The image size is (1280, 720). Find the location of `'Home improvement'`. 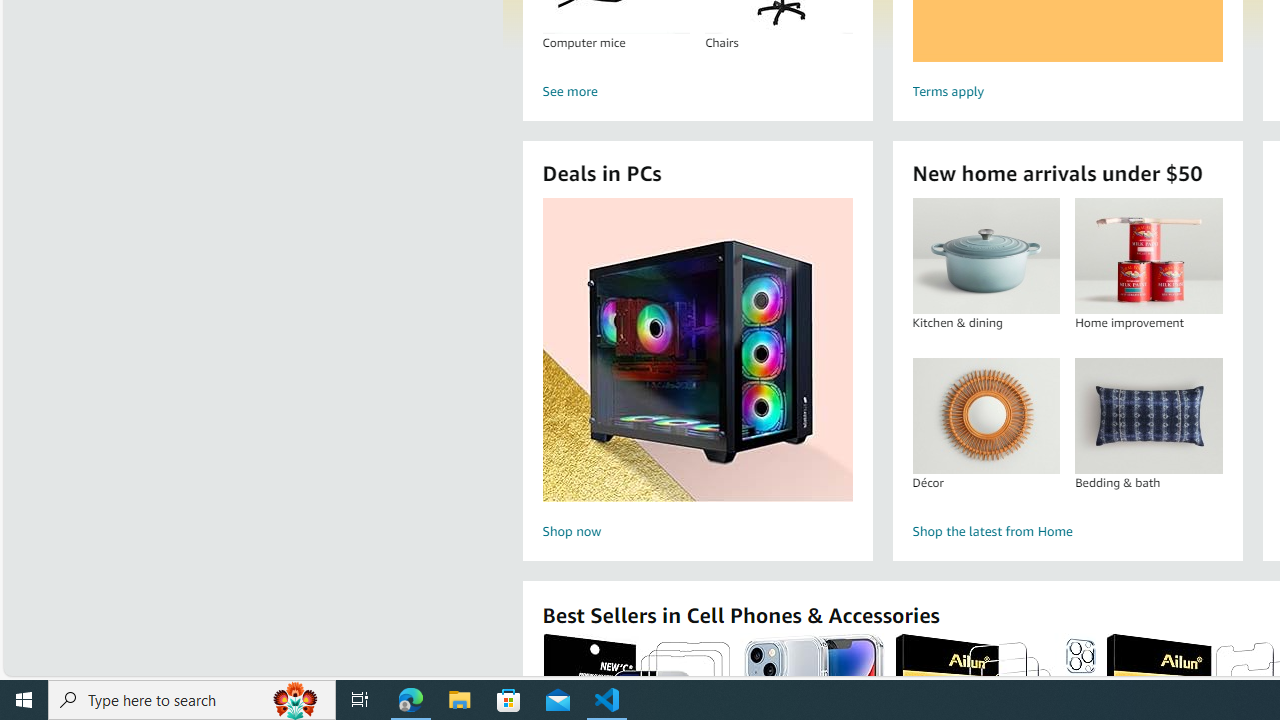

'Home improvement' is located at coordinates (1148, 255).